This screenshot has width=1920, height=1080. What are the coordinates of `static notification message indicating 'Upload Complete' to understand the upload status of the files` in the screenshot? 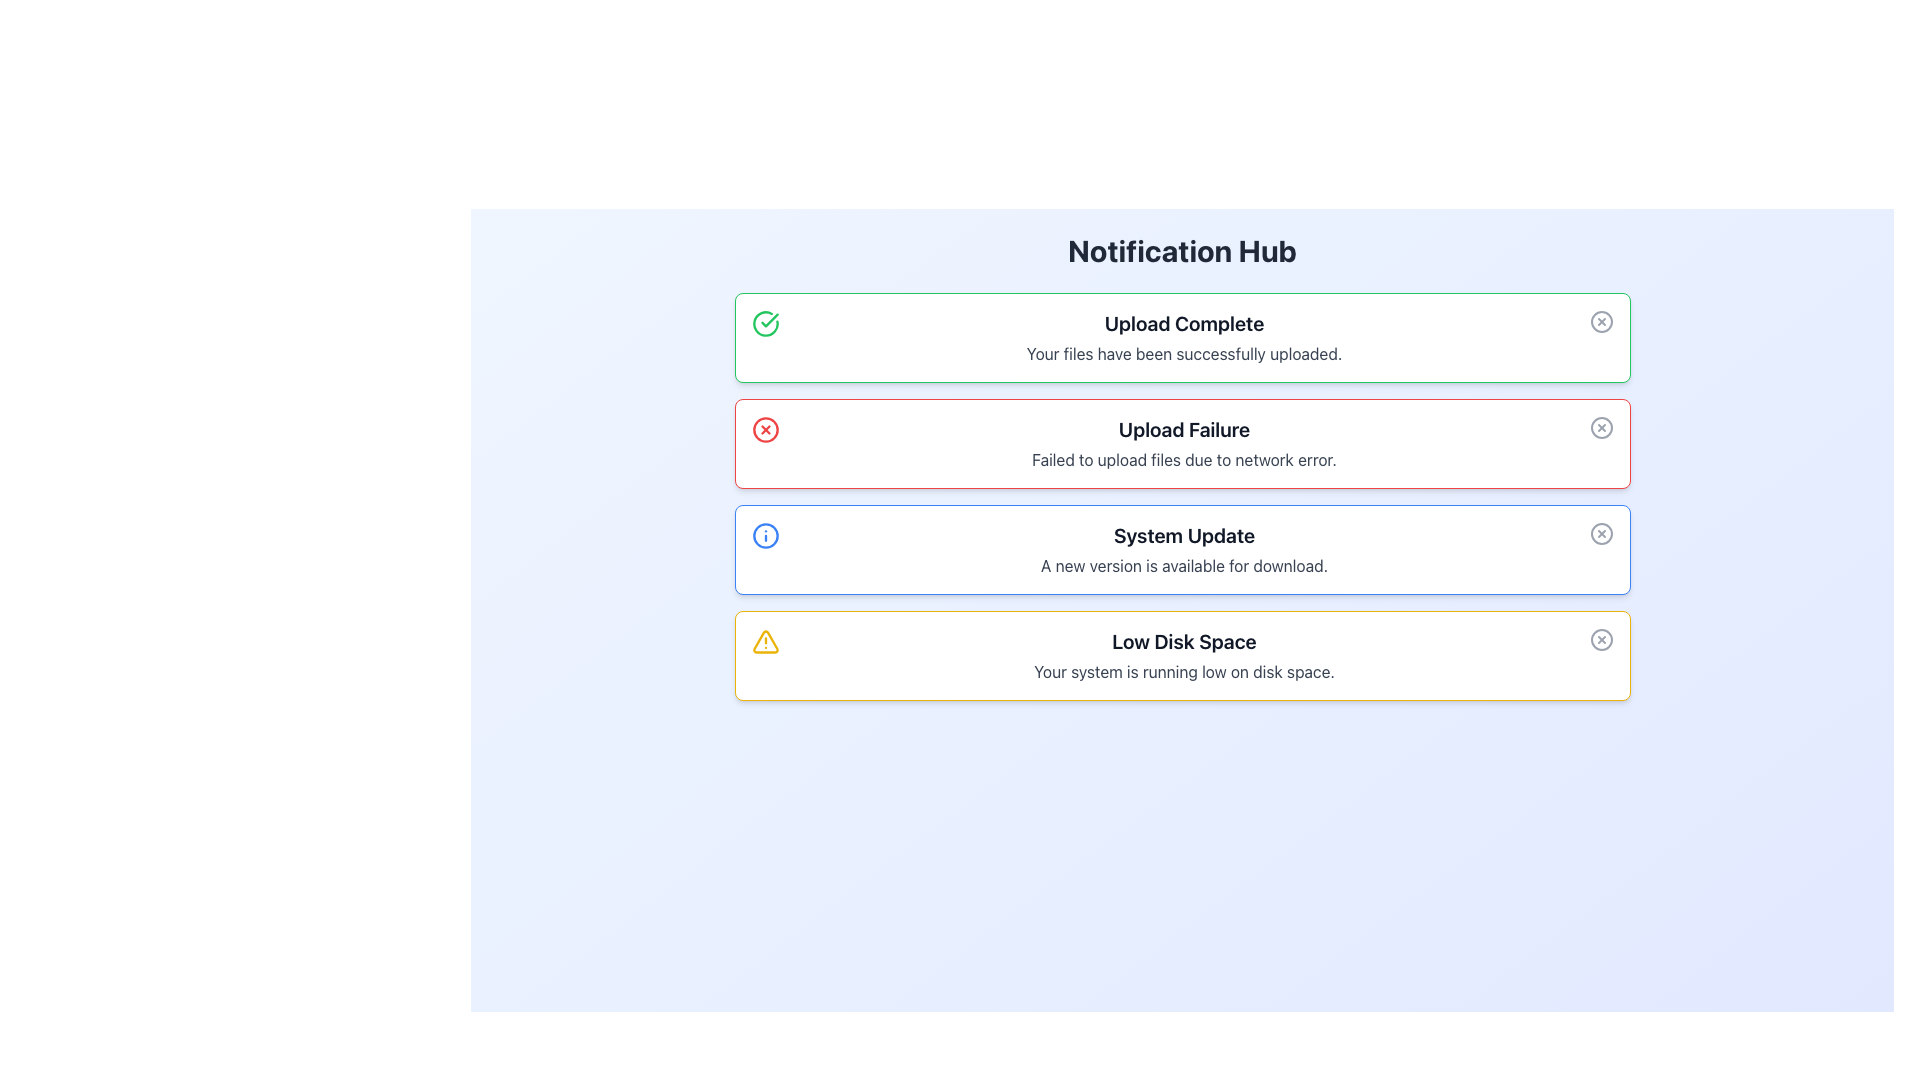 It's located at (1184, 337).